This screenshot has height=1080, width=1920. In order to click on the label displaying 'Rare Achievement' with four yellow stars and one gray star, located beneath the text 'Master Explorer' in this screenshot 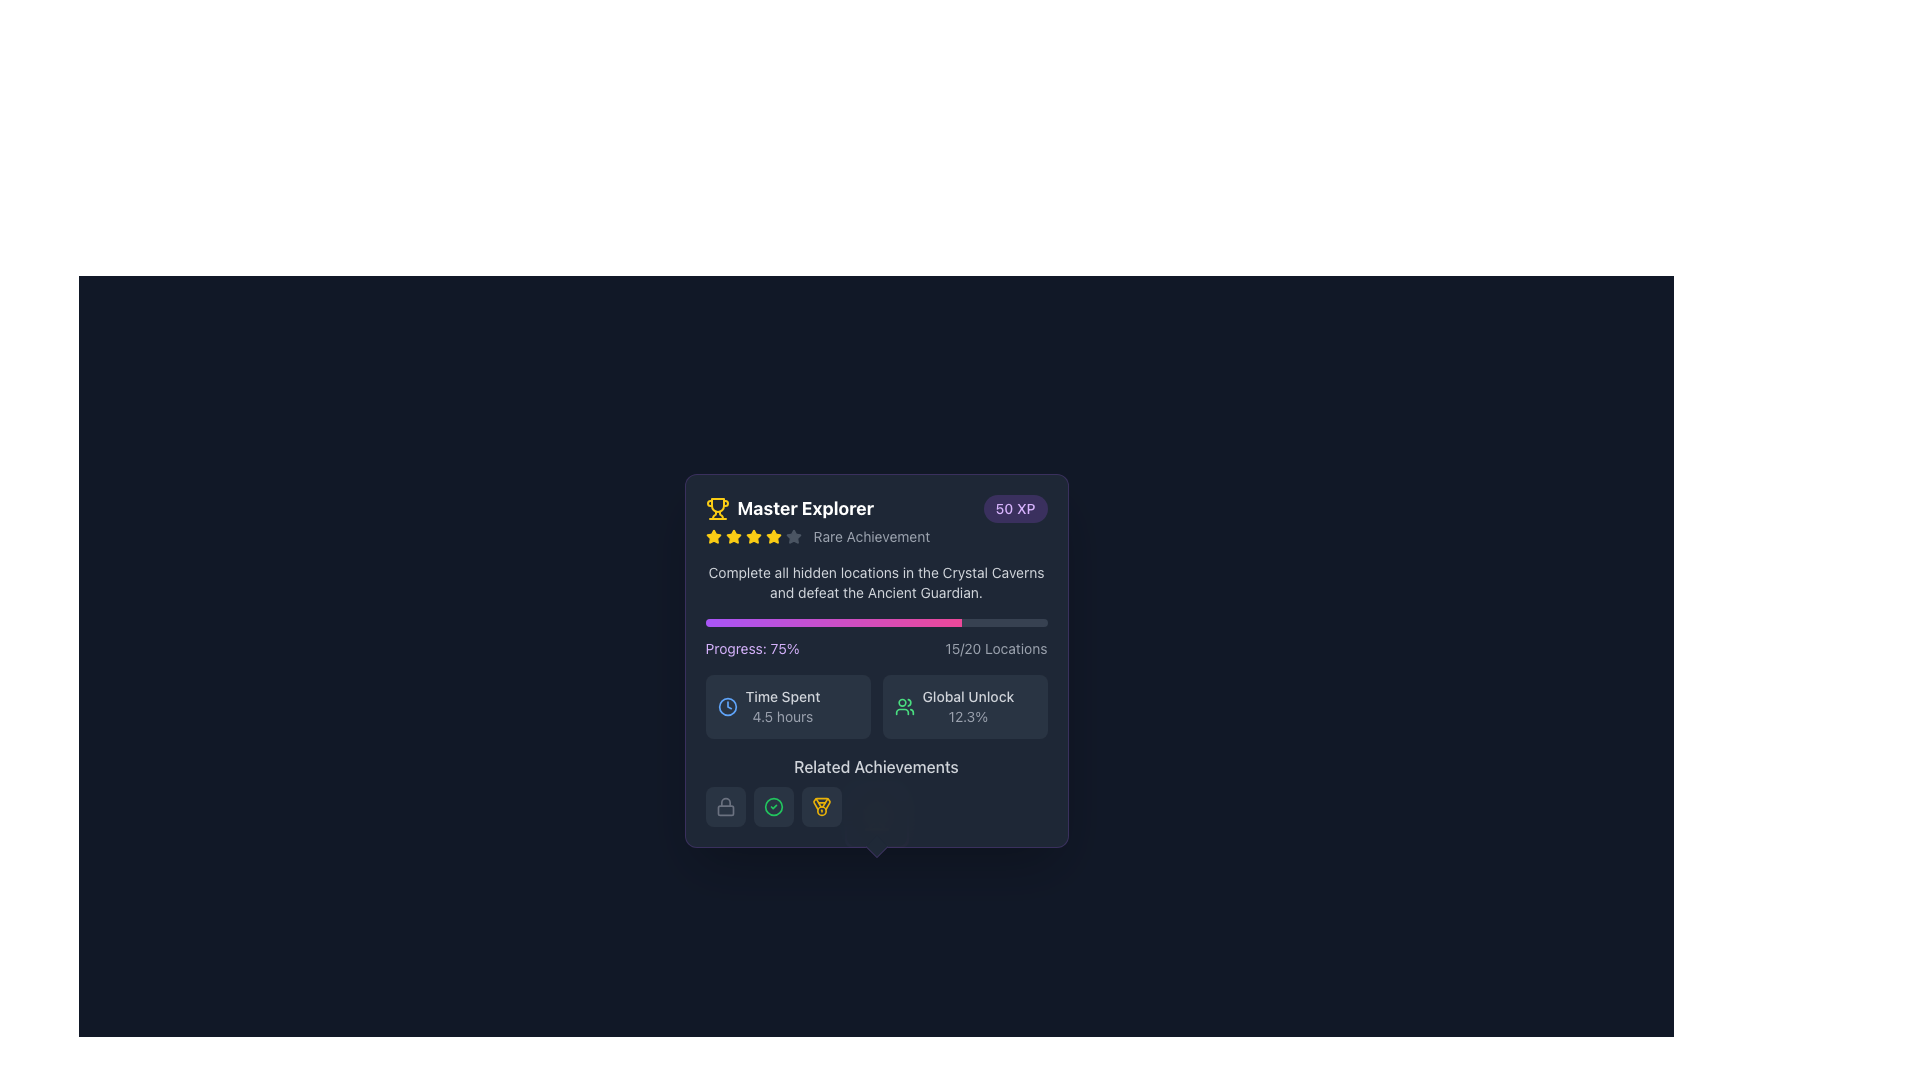, I will do `click(817, 535)`.